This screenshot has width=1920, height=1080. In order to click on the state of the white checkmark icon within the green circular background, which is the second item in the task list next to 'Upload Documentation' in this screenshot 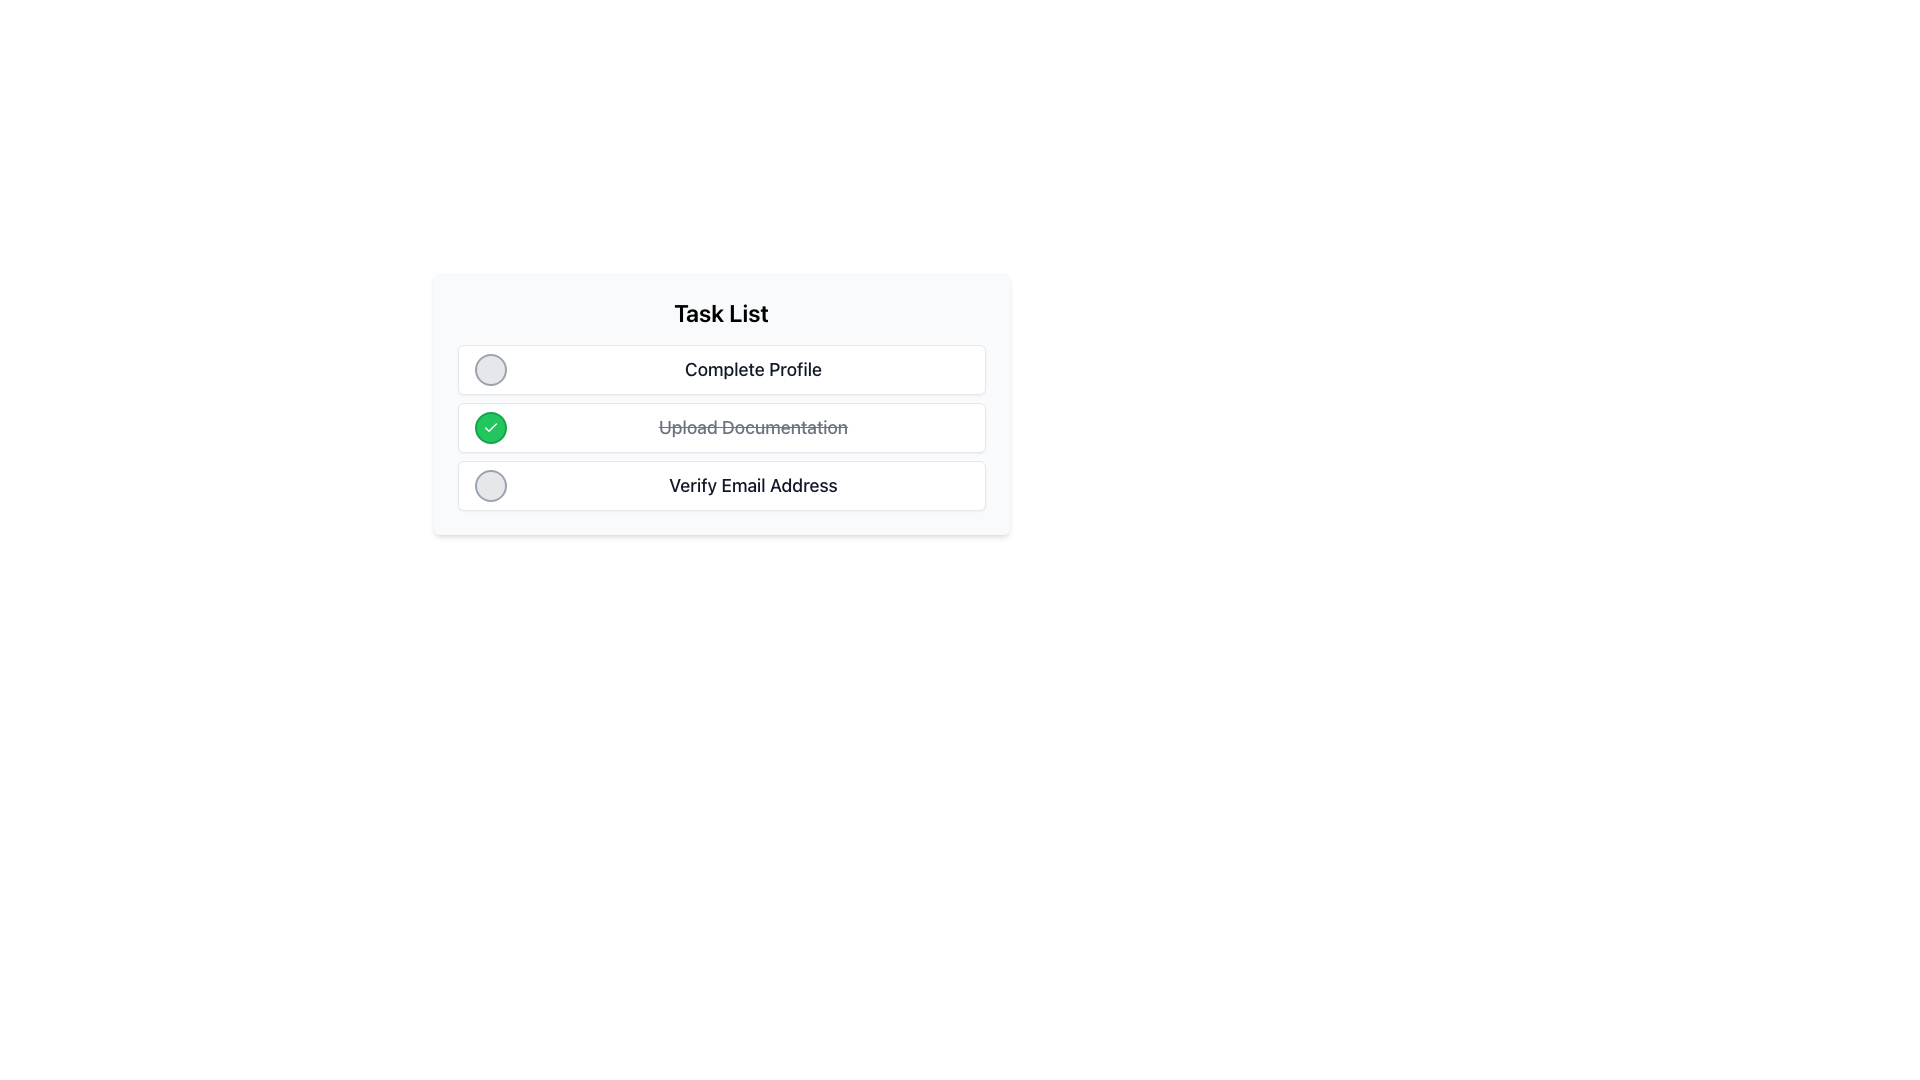, I will do `click(490, 427)`.